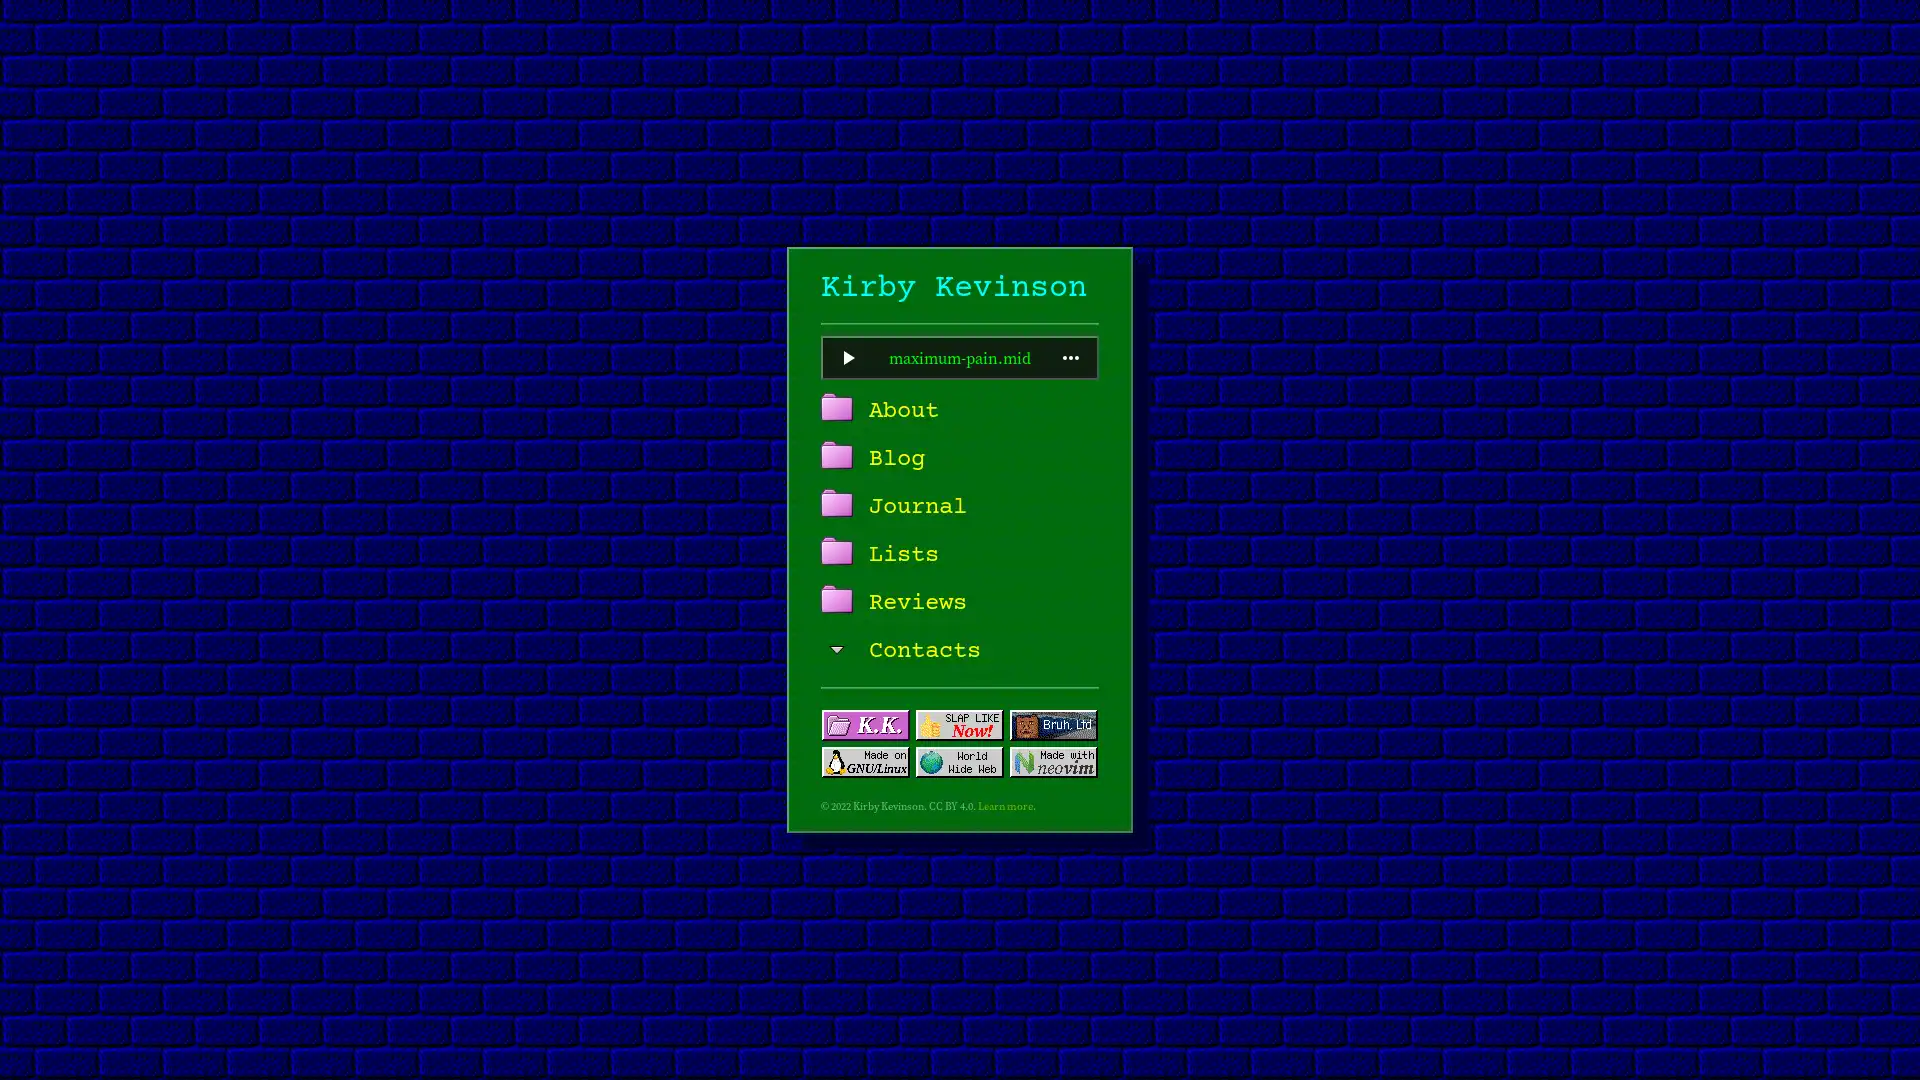  What do you see at coordinates (1069, 357) in the screenshot?
I see `Show more` at bounding box center [1069, 357].